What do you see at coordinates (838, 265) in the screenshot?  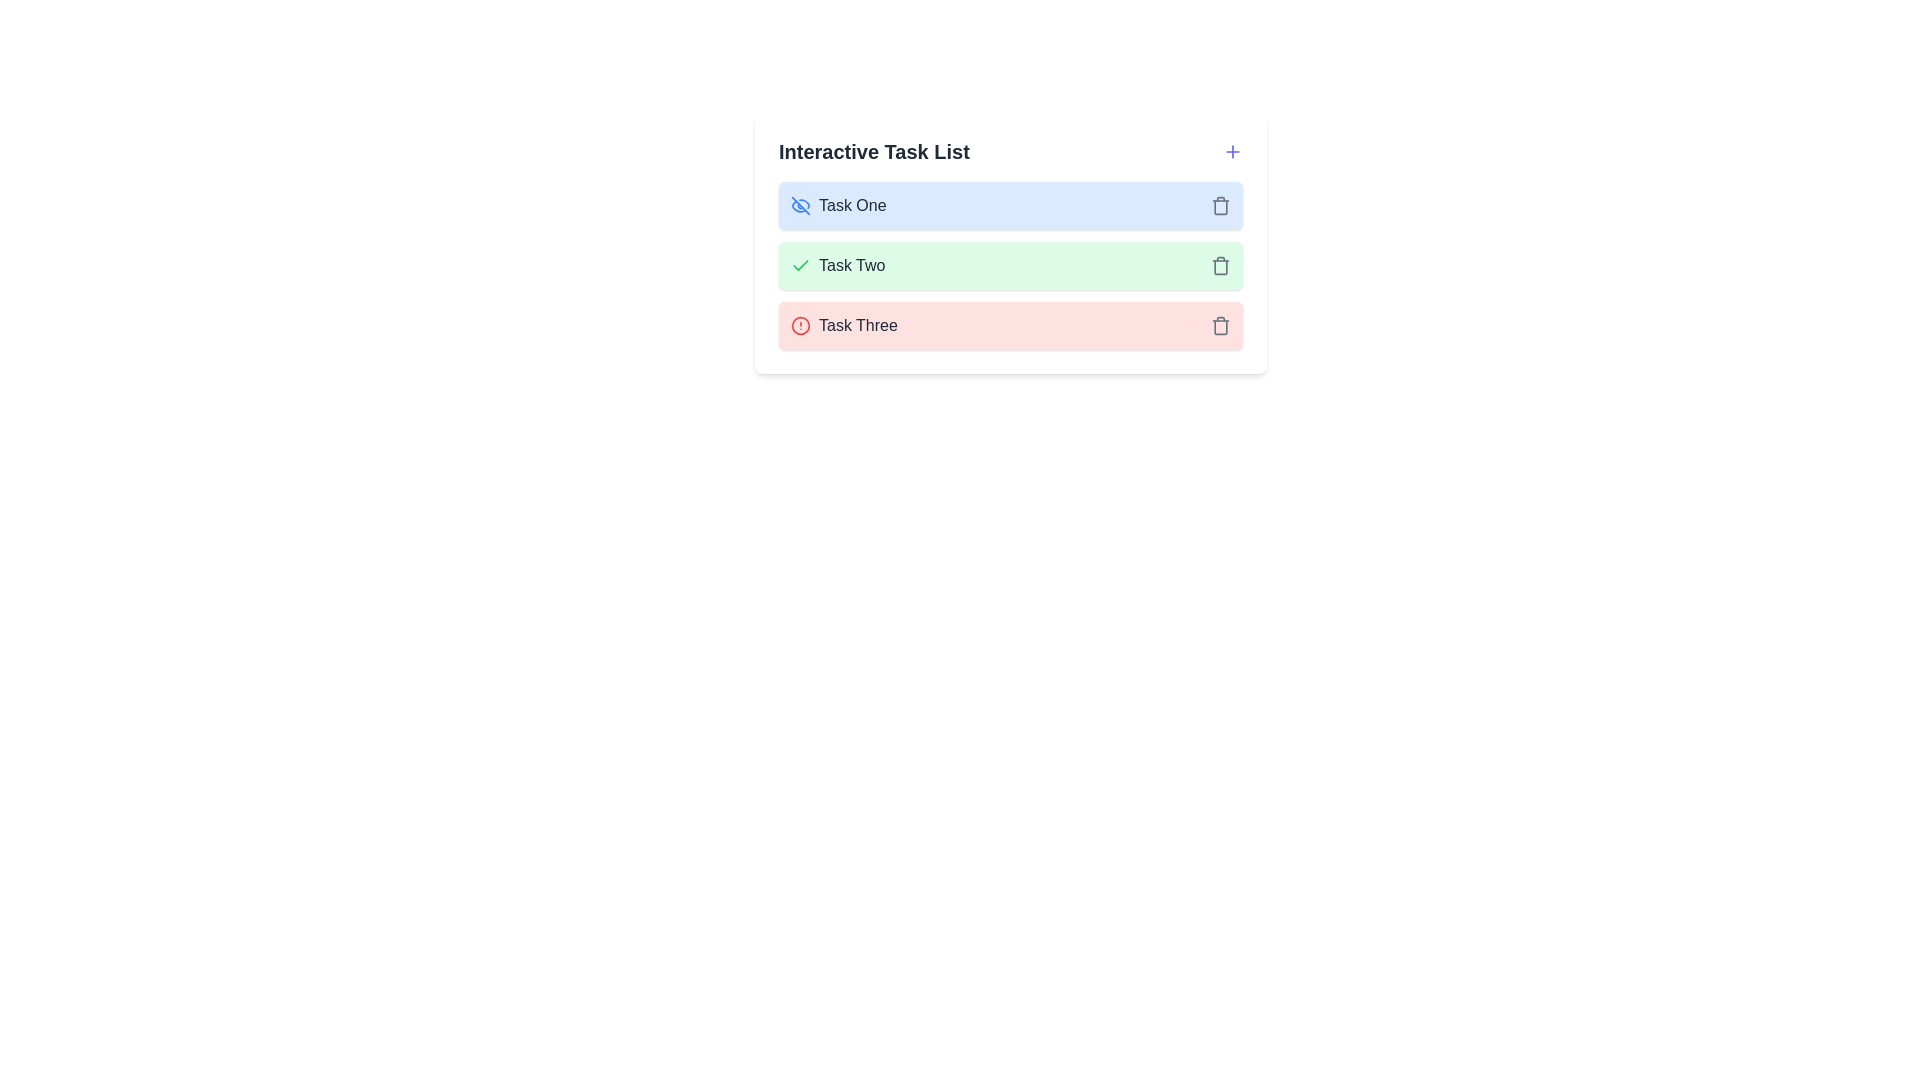 I see `on the 'Task Two' text label, which is displayed in medium gray font and indicates a completed task in the task list, located` at bounding box center [838, 265].